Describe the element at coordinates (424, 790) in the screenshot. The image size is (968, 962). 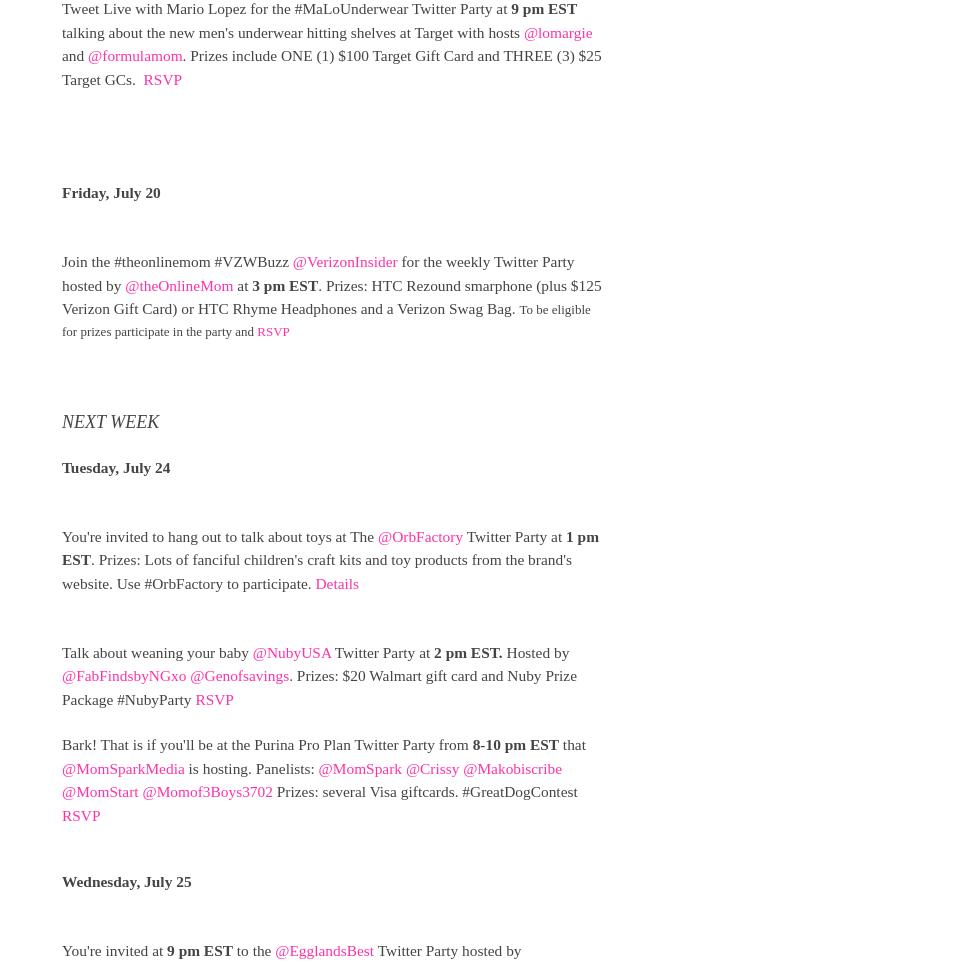
I see `'Prizes: several Visa giftcards. #GreatDogContest'` at that location.